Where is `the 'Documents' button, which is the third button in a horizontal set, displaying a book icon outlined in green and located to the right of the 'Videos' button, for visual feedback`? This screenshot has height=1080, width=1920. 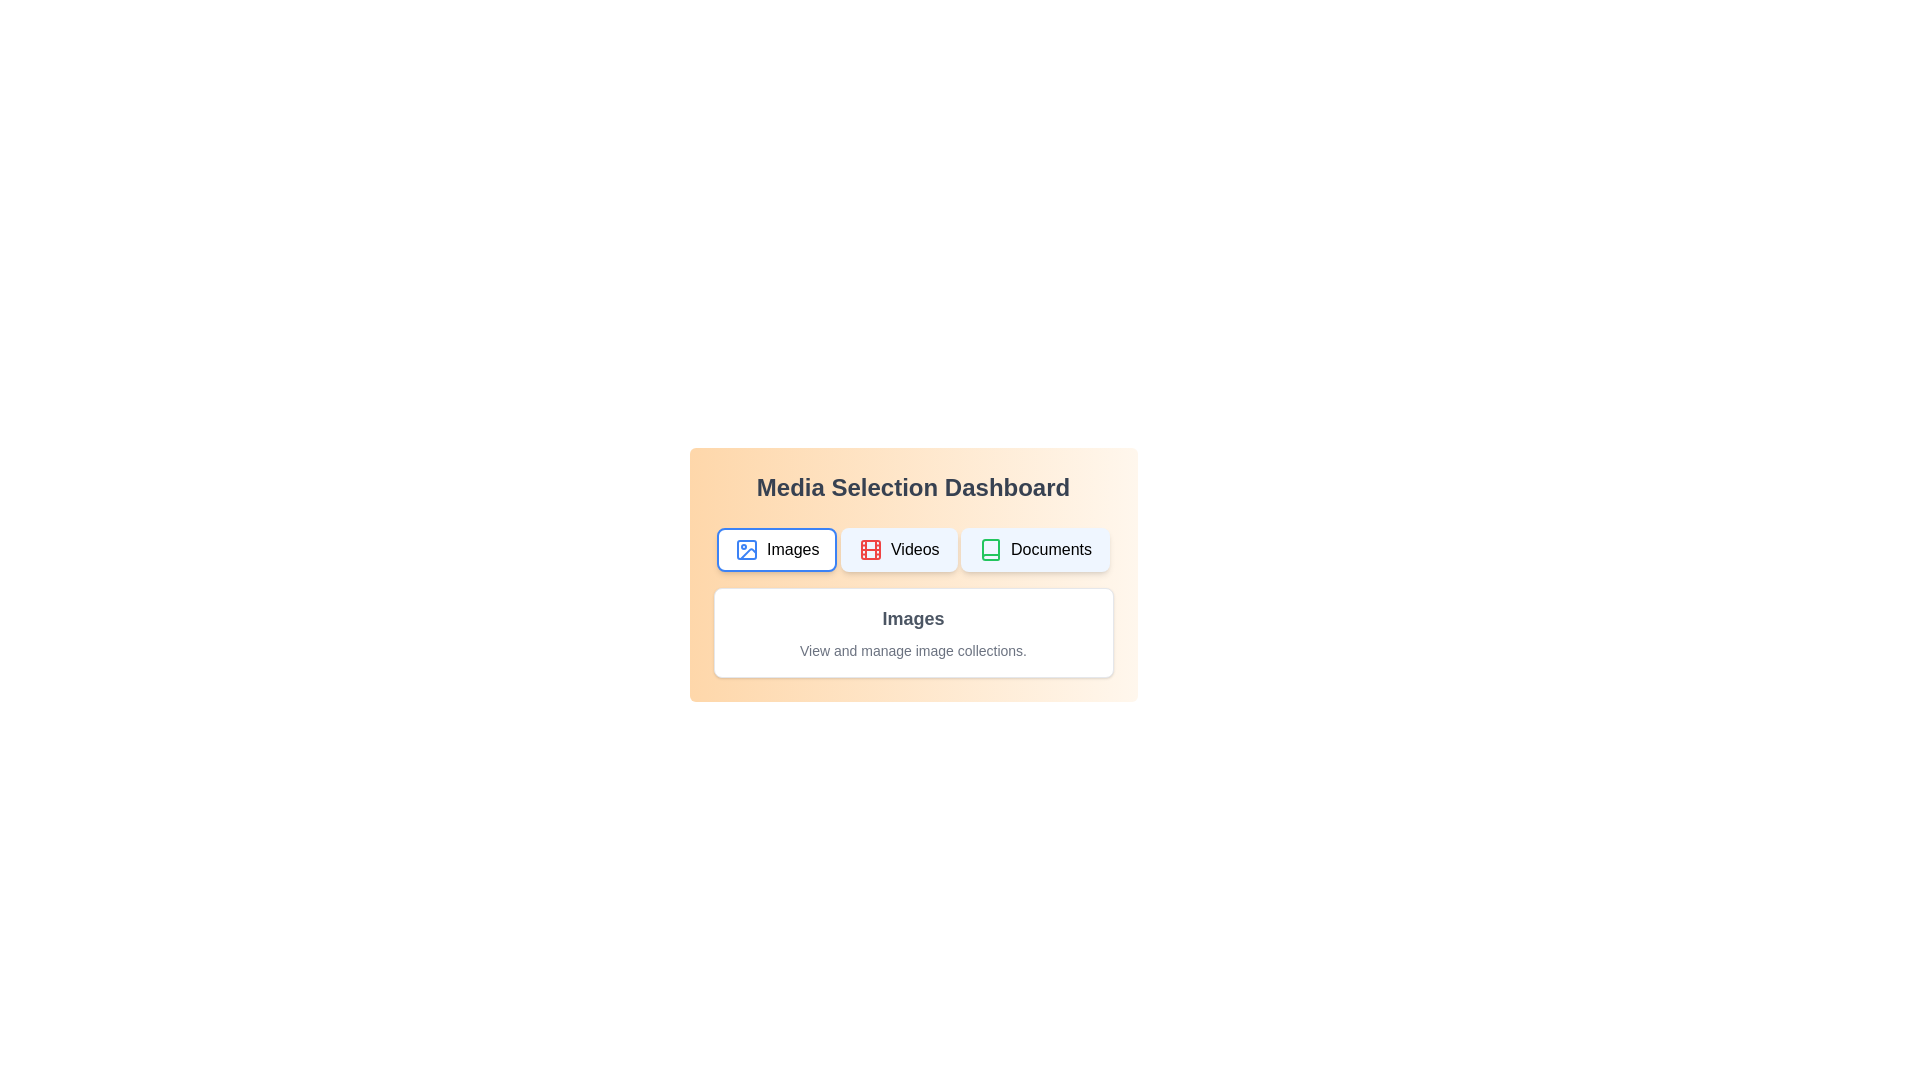
the 'Documents' button, which is the third button in a horizontal set, displaying a book icon outlined in green and located to the right of the 'Videos' button, for visual feedback is located at coordinates (1035, 550).